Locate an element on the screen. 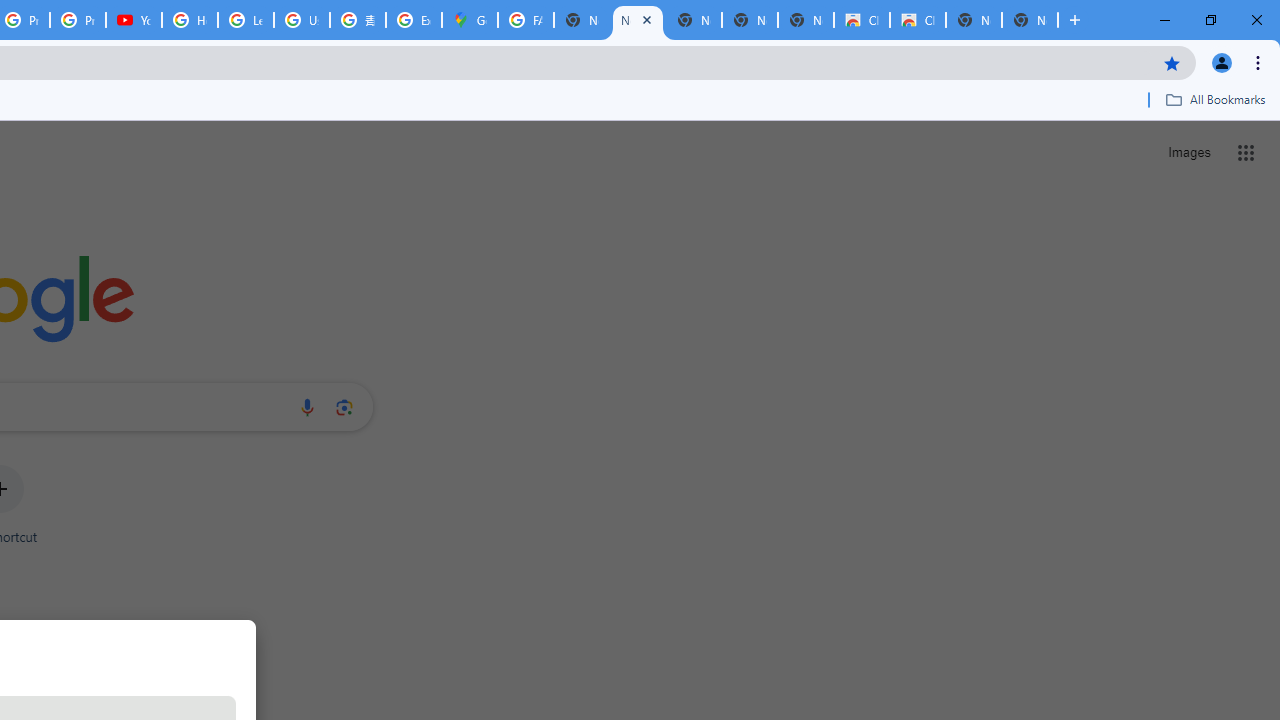 The image size is (1280, 720). 'Classic Blue - Chrome Web Store' is located at coordinates (916, 20).